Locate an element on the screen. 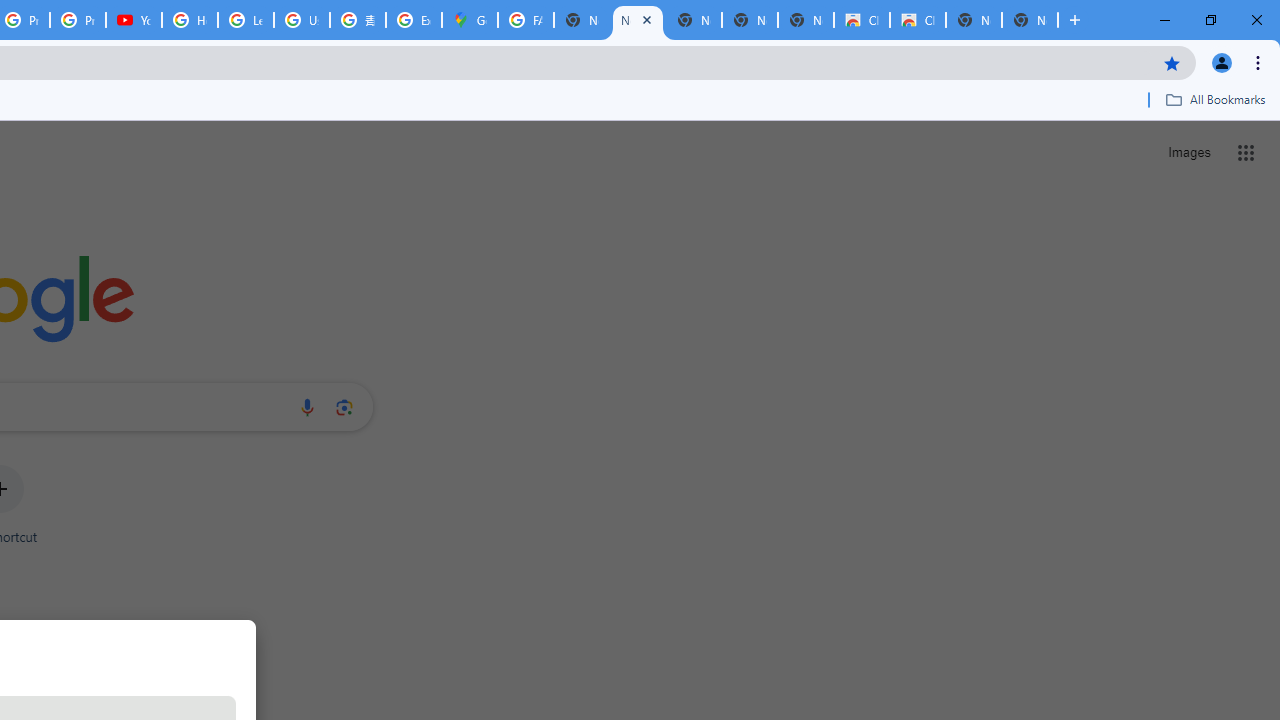 The image size is (1280, 720). 'Classic Blue - Chrome Web Store' is located at coordinates (916, 20).